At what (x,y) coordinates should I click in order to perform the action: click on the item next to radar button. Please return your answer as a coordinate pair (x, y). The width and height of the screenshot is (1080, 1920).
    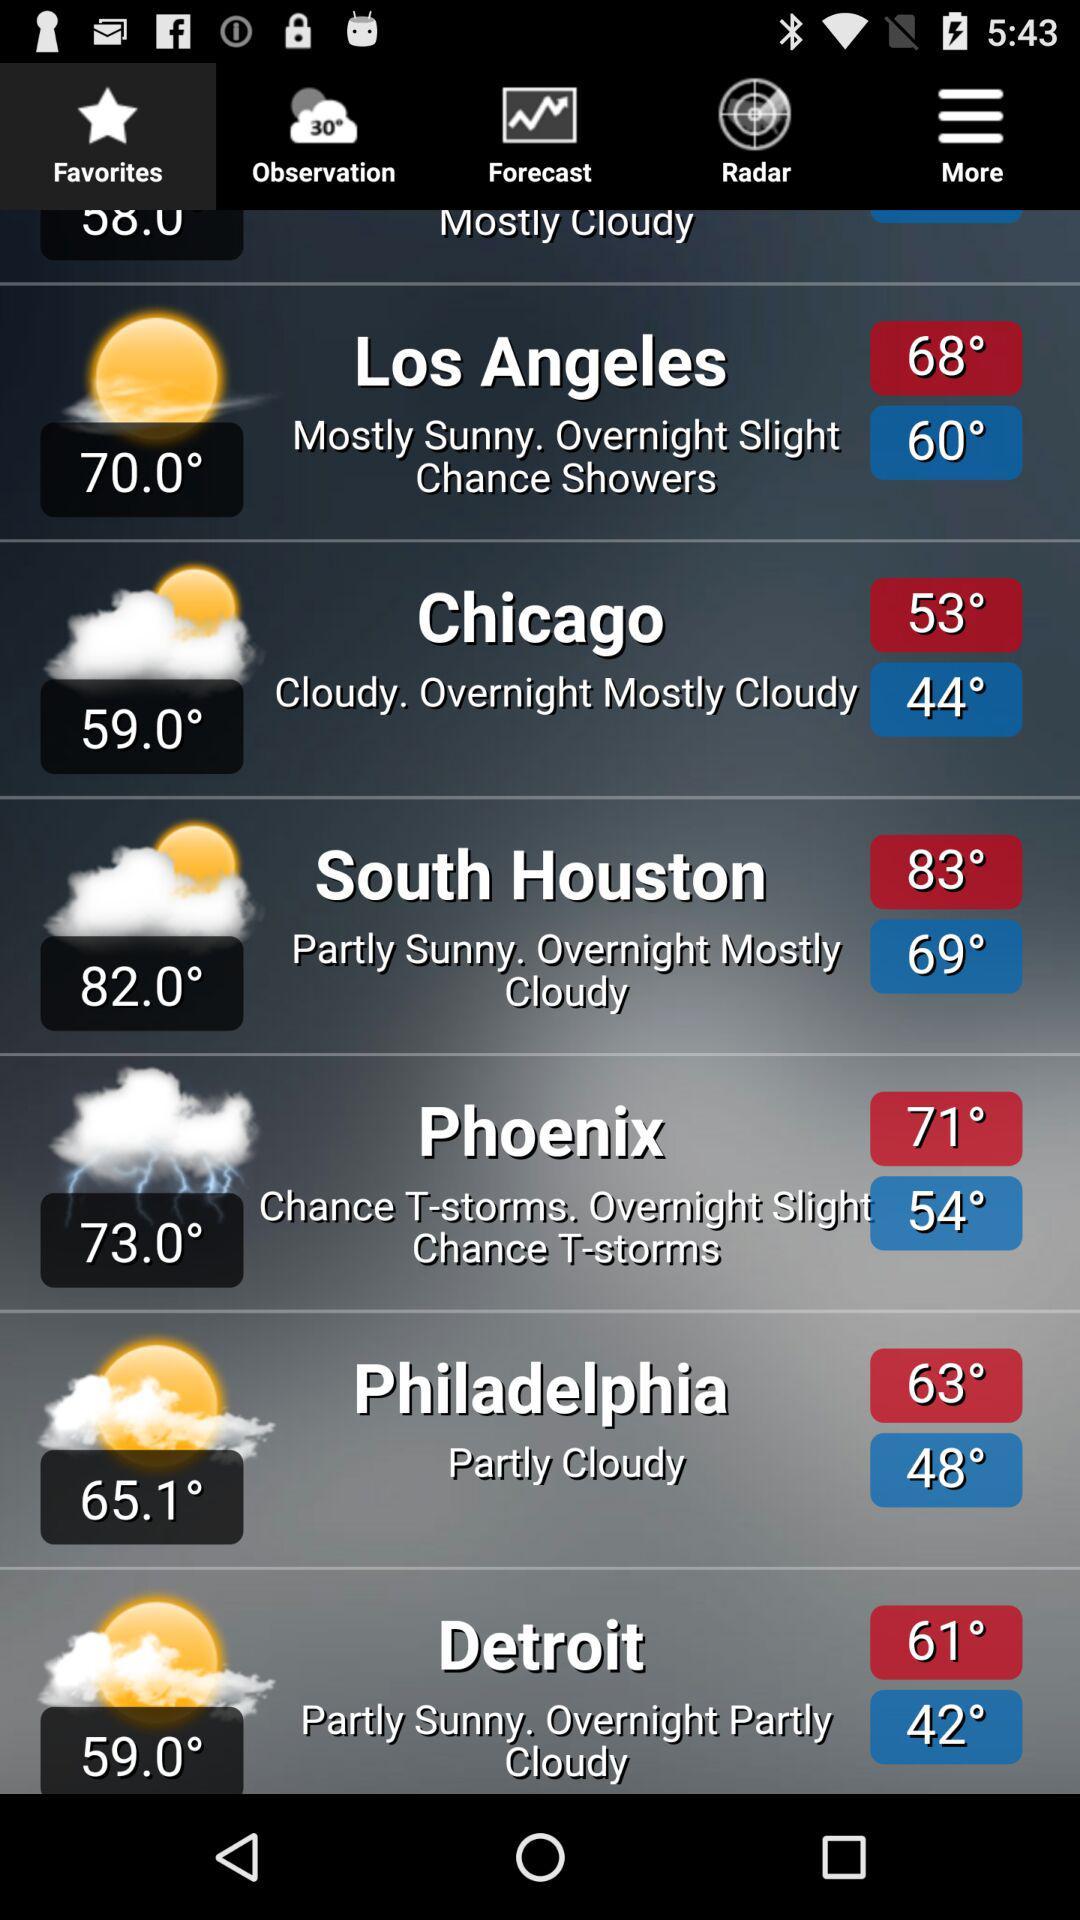
    Looking at the image, I should click on (971, 124).